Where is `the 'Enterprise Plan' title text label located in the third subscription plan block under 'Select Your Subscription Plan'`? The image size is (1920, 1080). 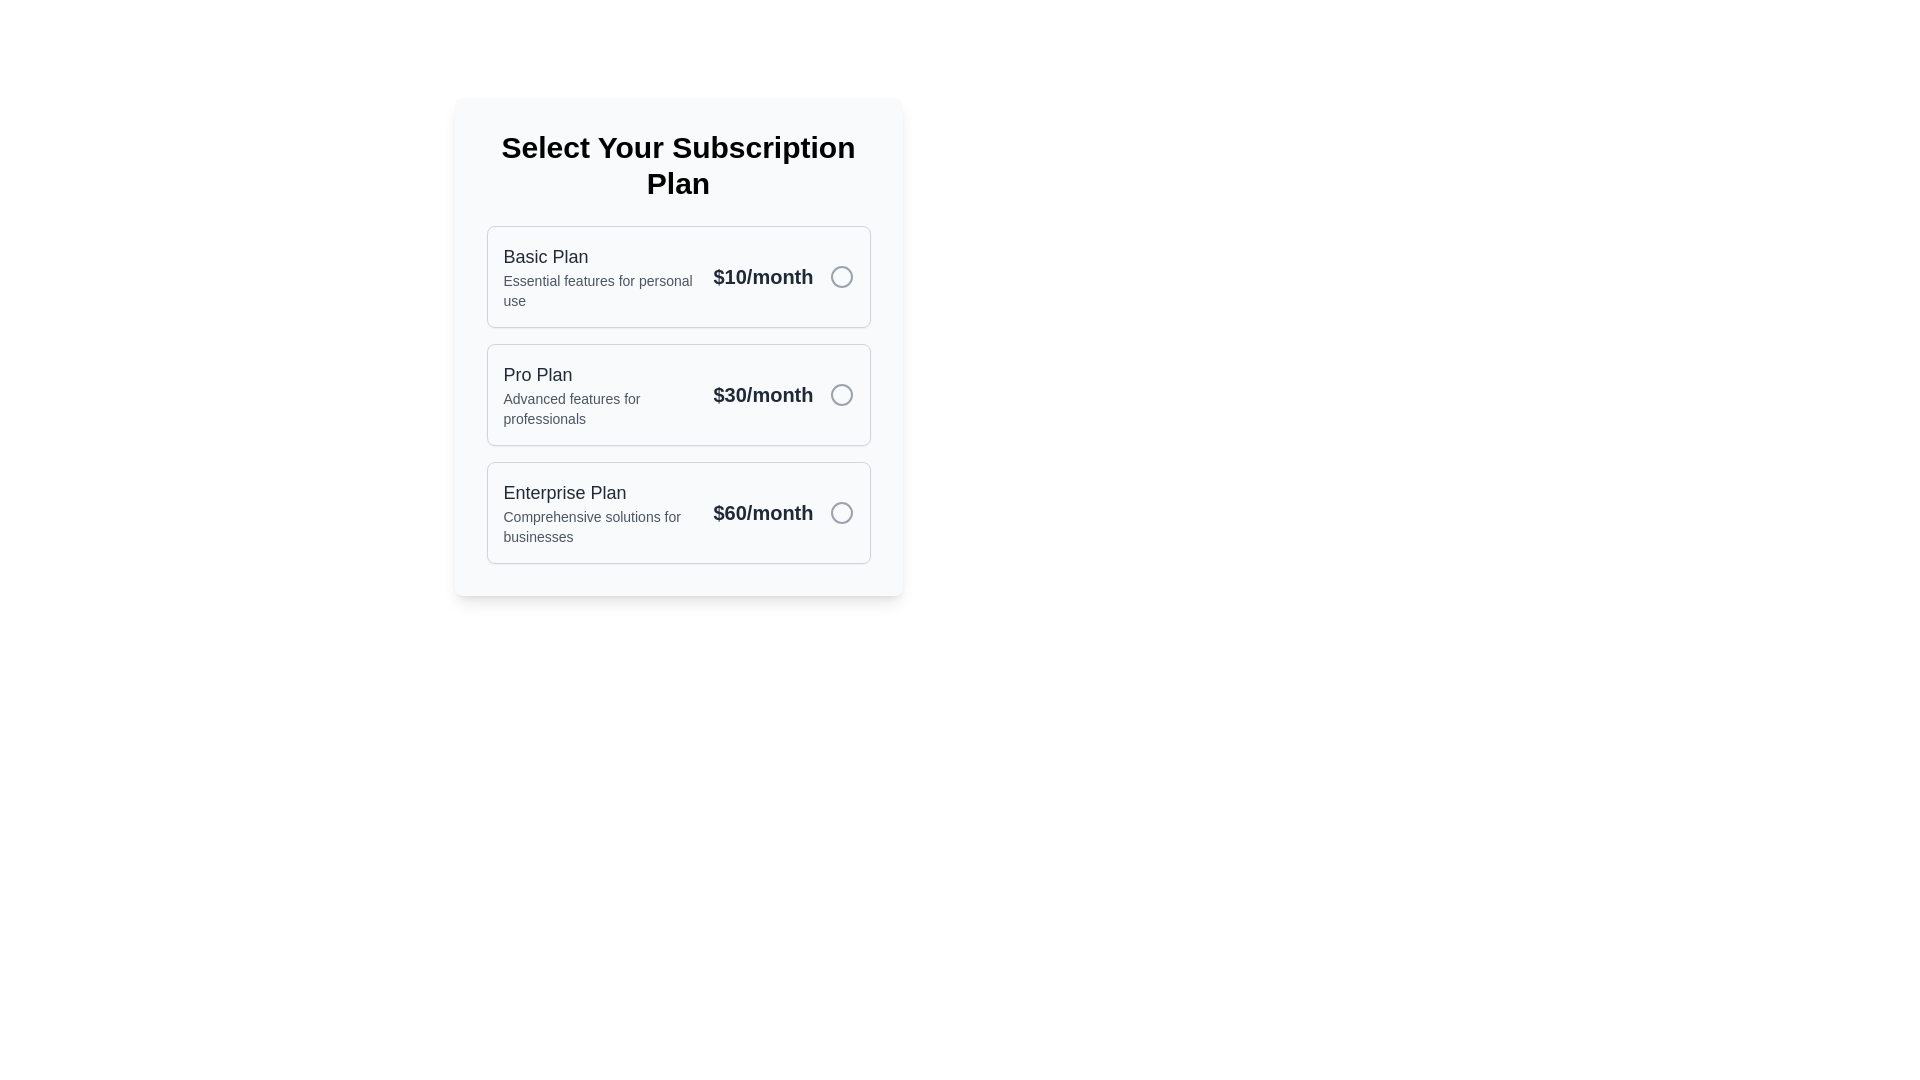
the 'Enterprise Plan' title text label located in the third subscription plan block under 'Select Your Subscription Plan' is located at coordinates (599, 493).